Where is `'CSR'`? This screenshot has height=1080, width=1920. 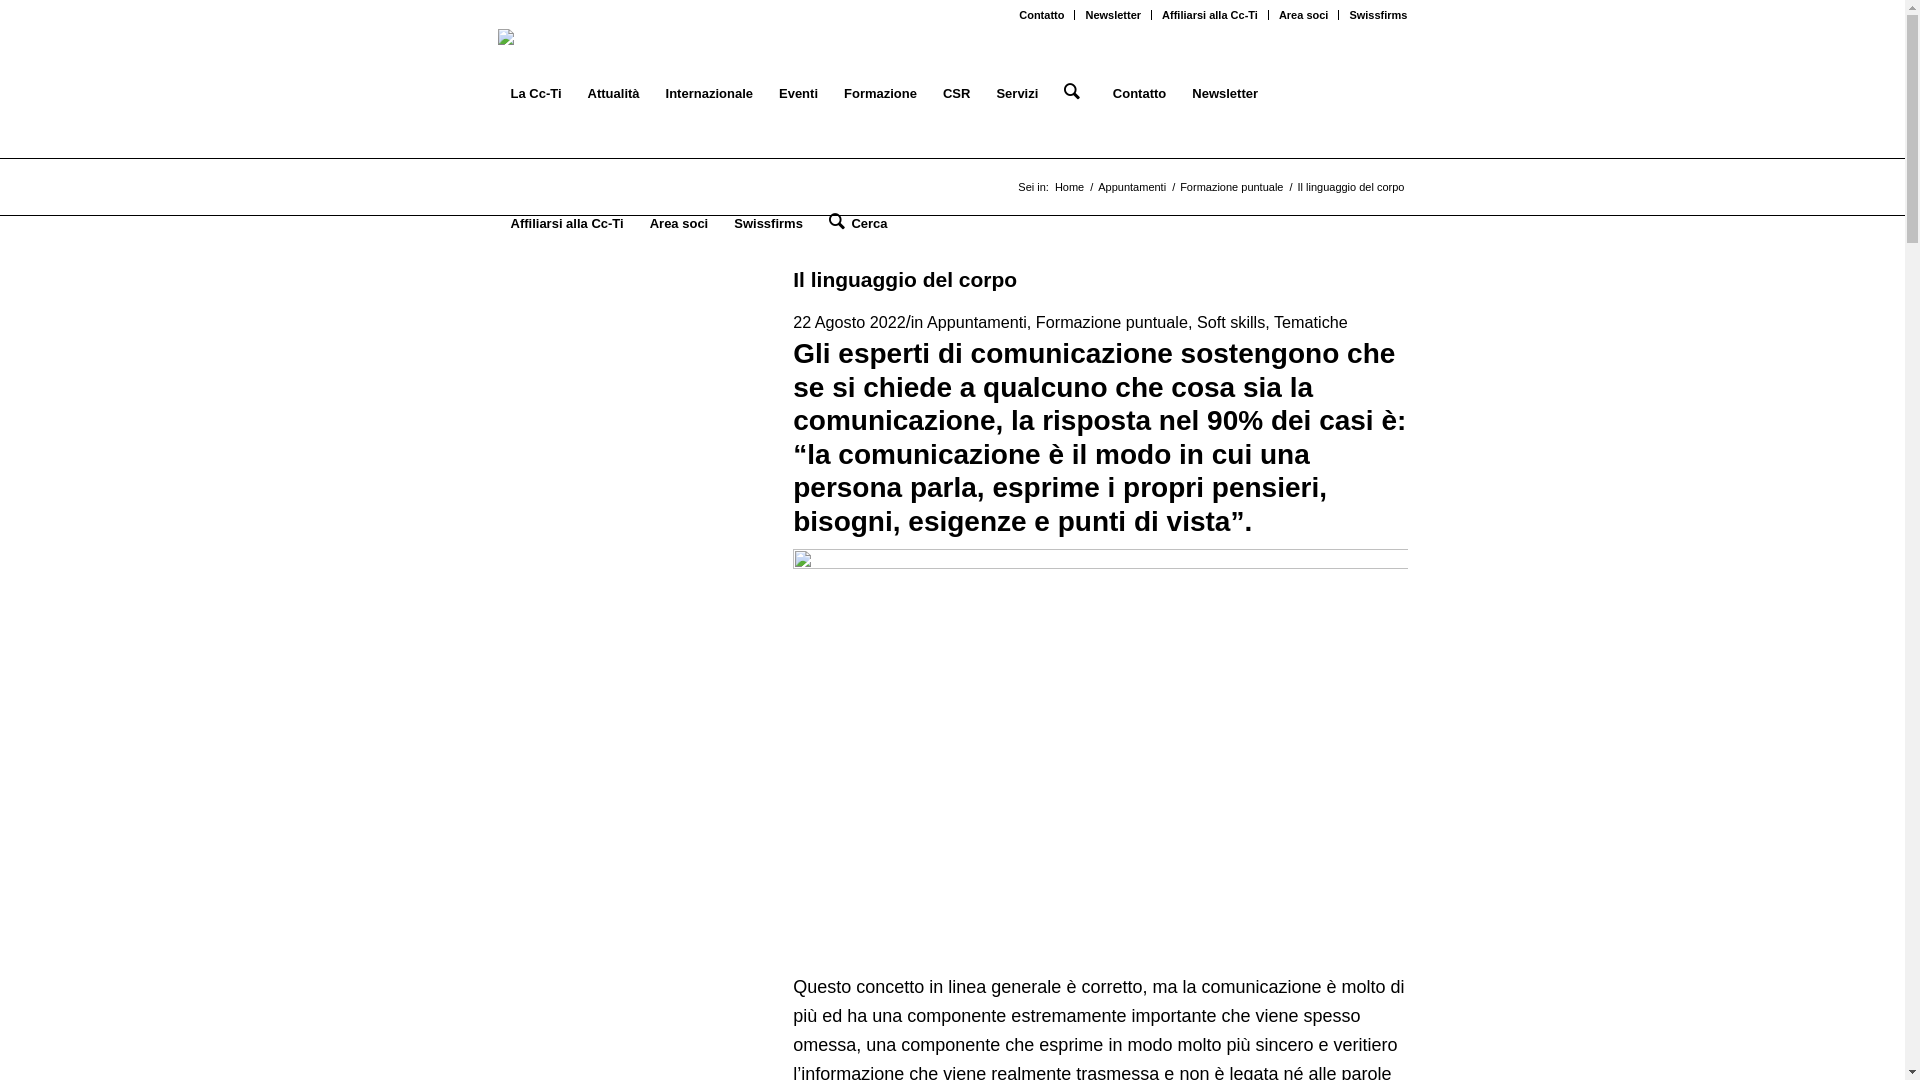 'CSR' is located at coordinates (955, 93).